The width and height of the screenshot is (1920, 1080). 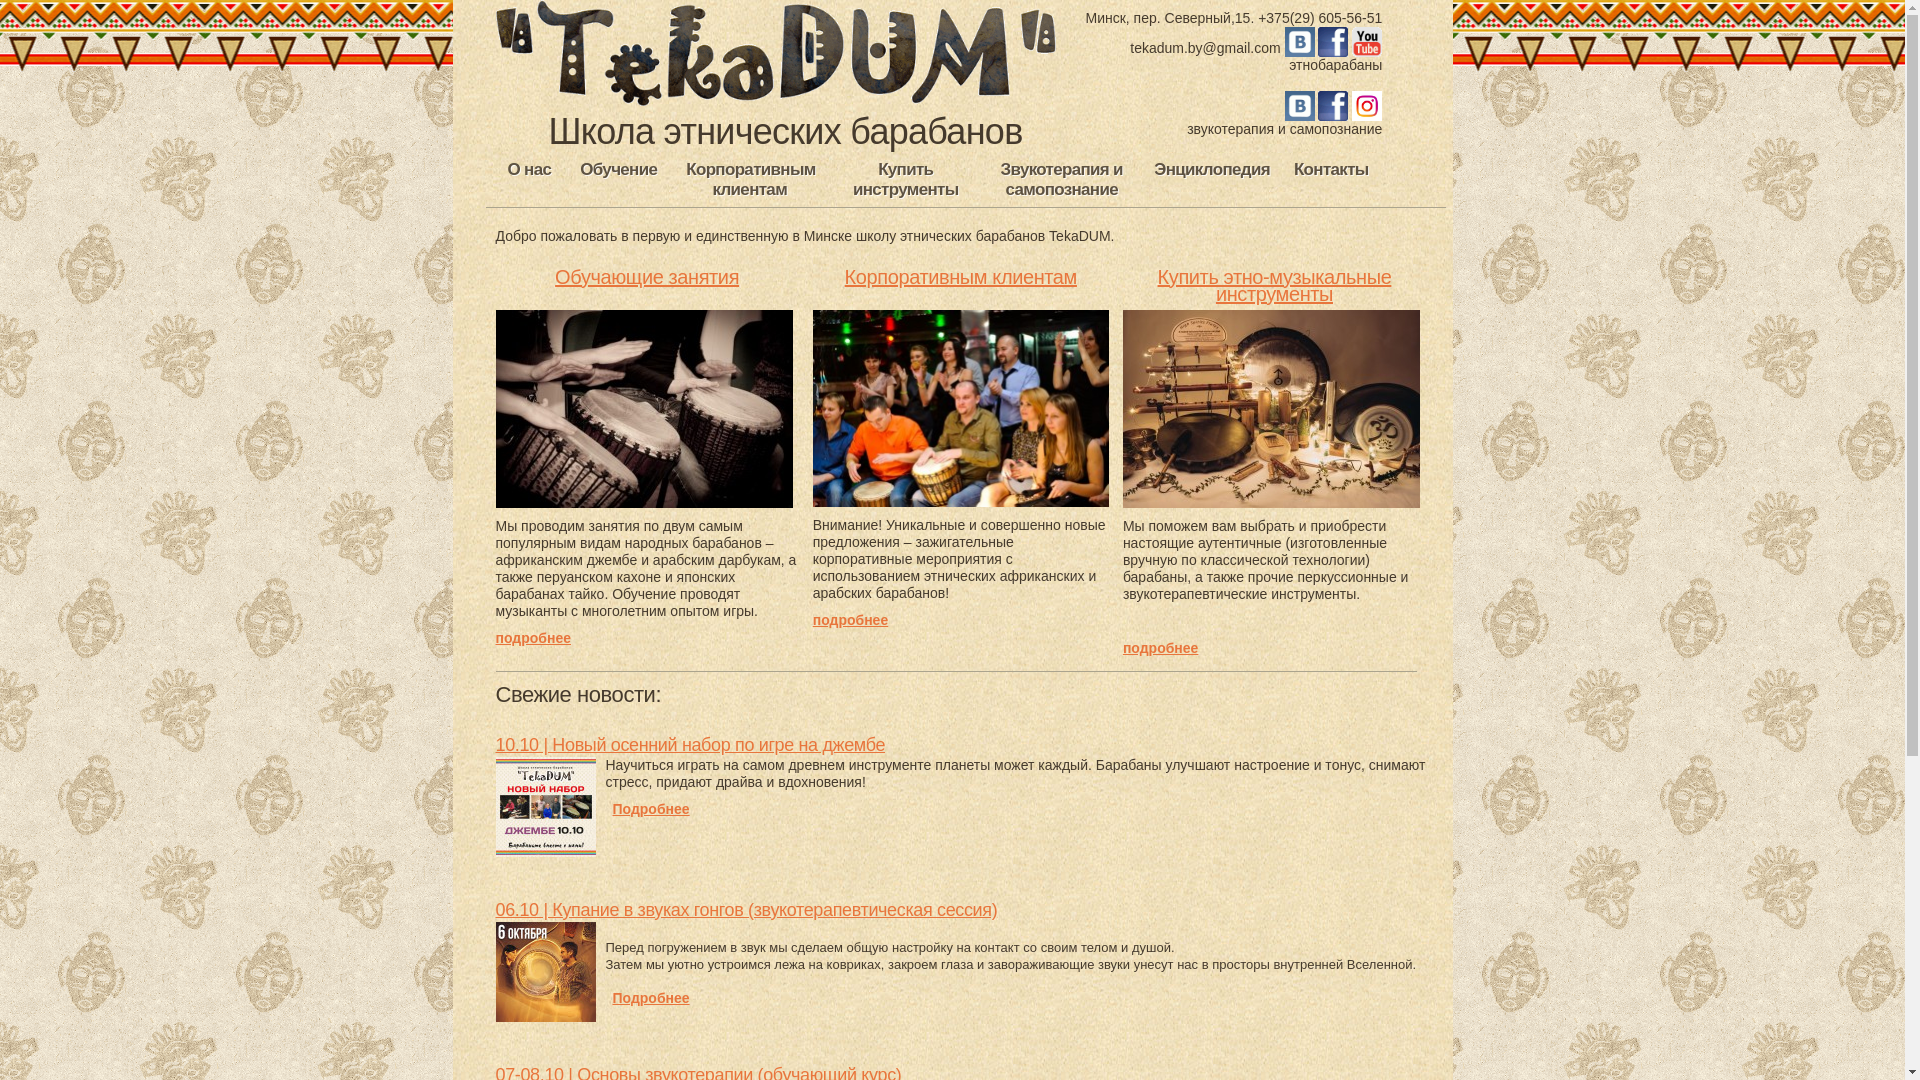 I want to click on 'facebook', so click(x=1318, y=46).